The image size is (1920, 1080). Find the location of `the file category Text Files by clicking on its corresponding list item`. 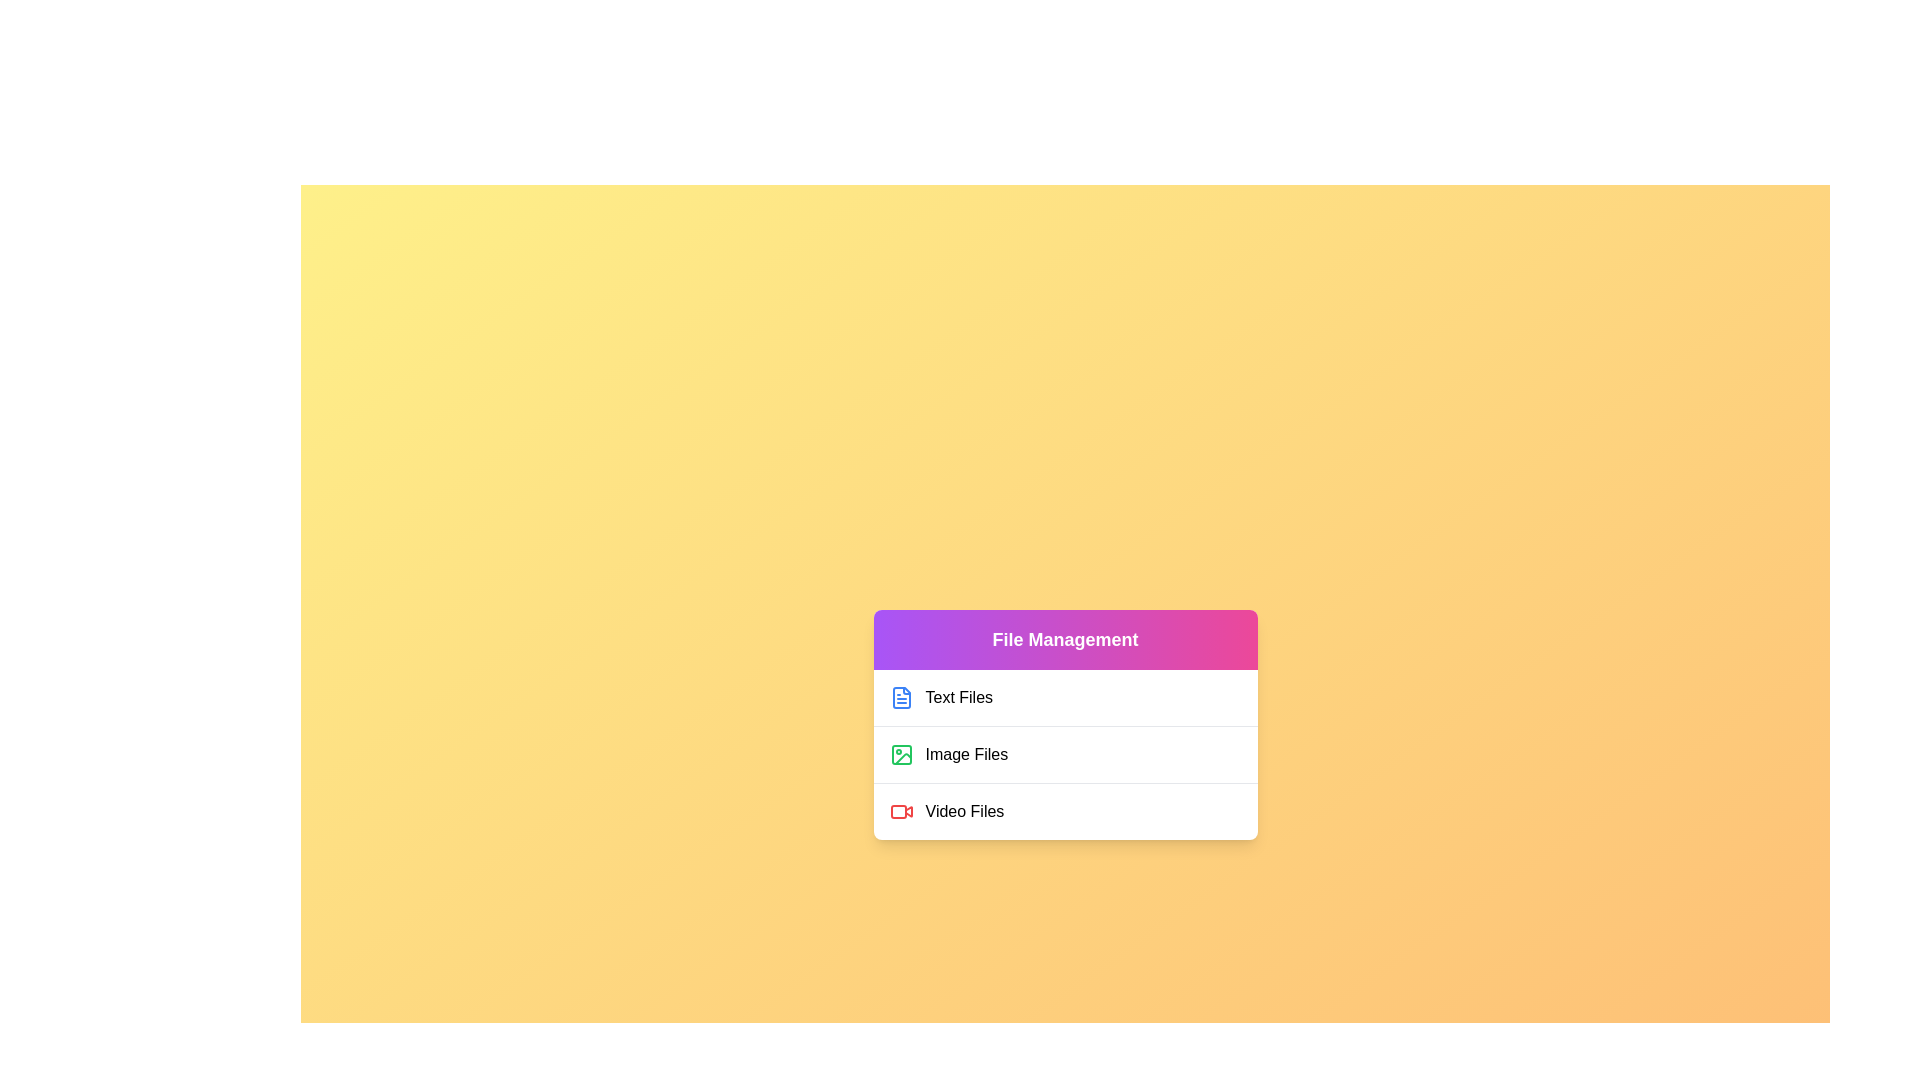

the file category Text Files by clicking on its corresponding list item is located at coordinates (1064, 697).